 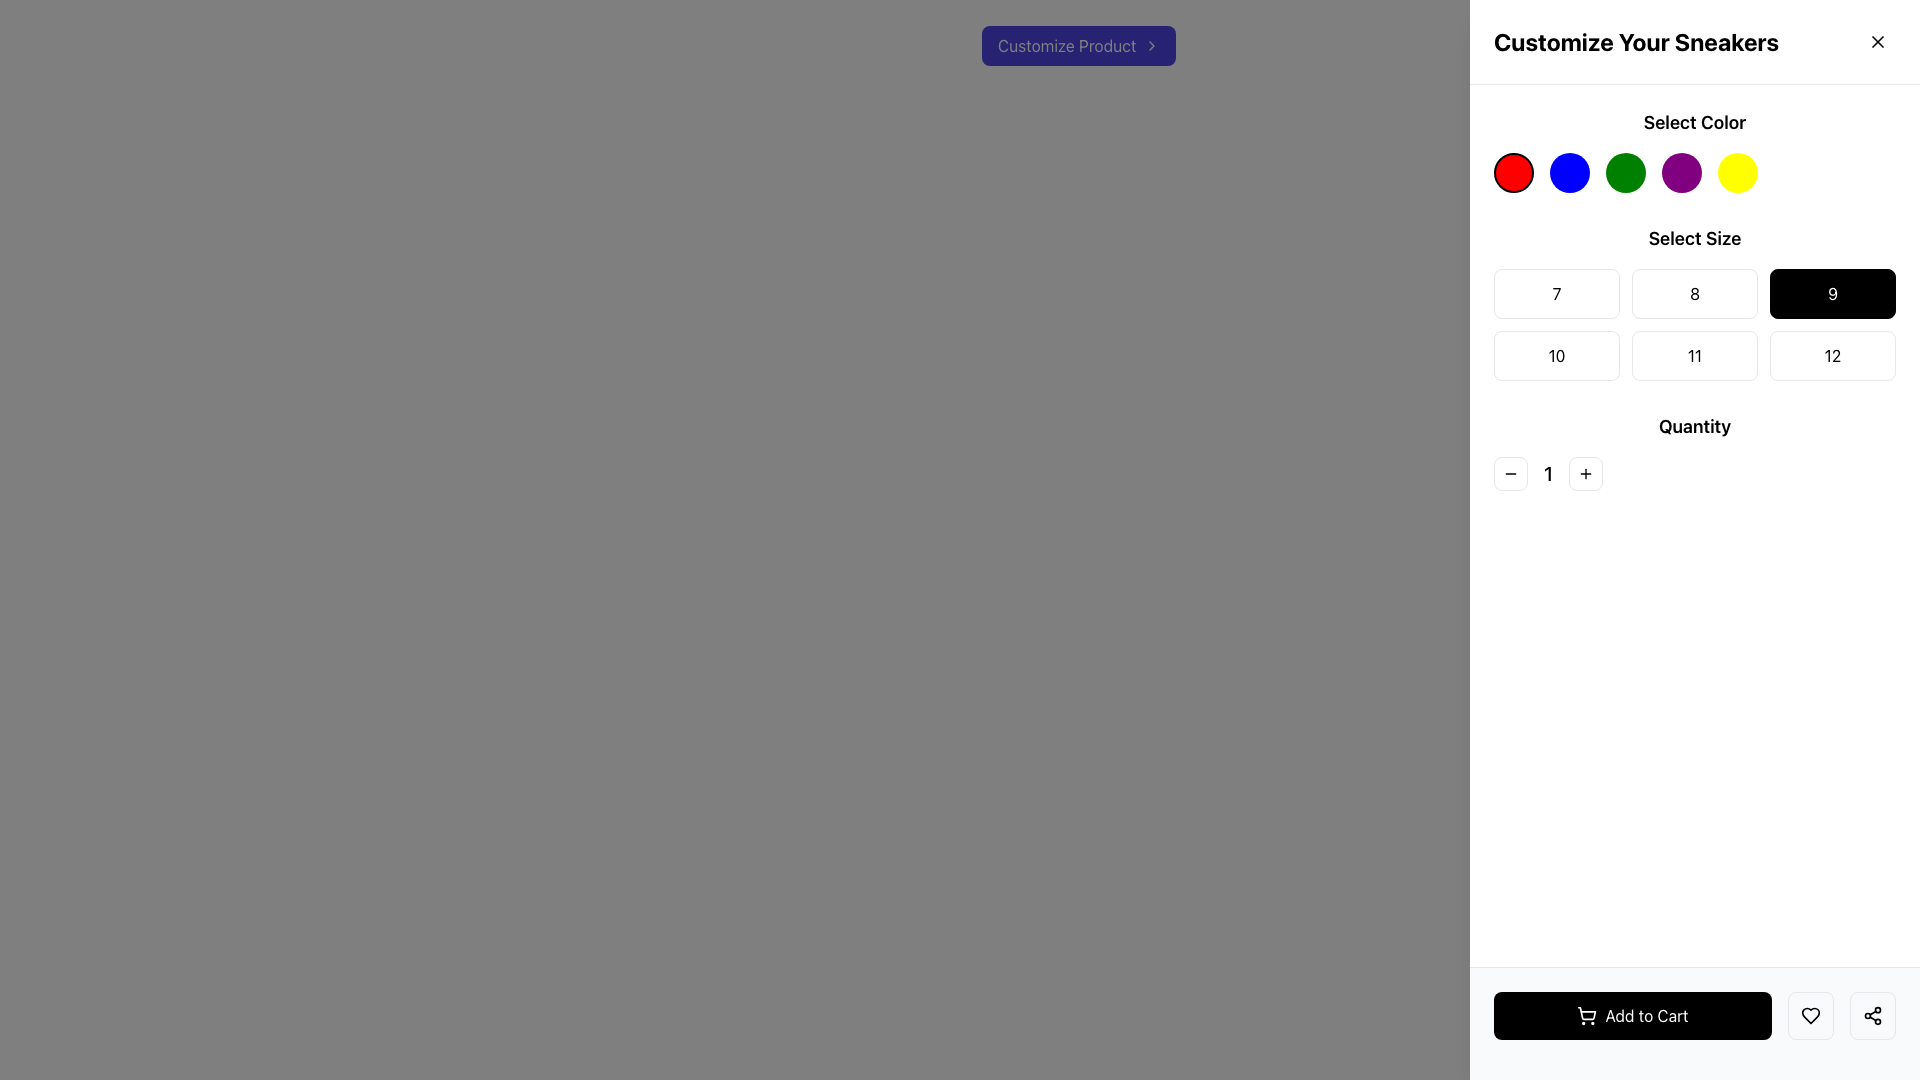 What do you see at coordinates (1636, 42) in the screenshot?
I see `the title text element located at the top-right corner of the interface, which indicates the purpose of customizing sneakers` at bounding box center [1636, 42].